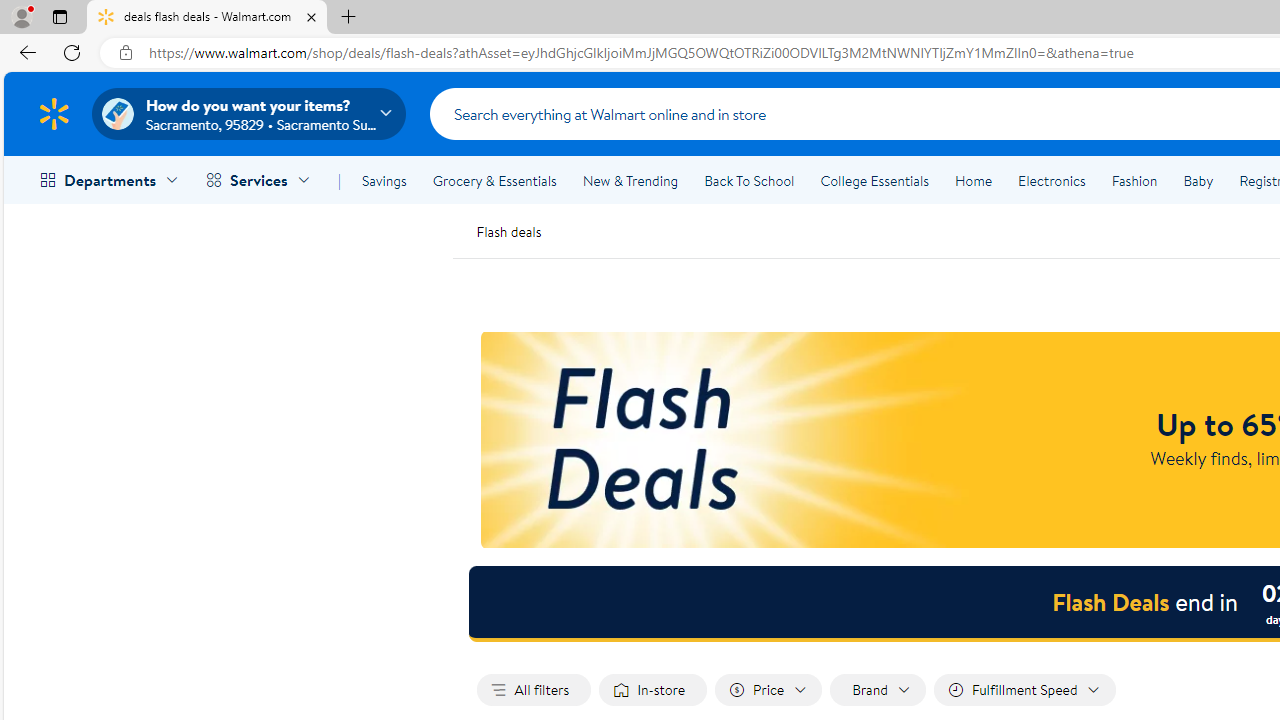  I want to click on 'Filter by Fulfillment Speed not applied, activate to change', so click(1024, 689).